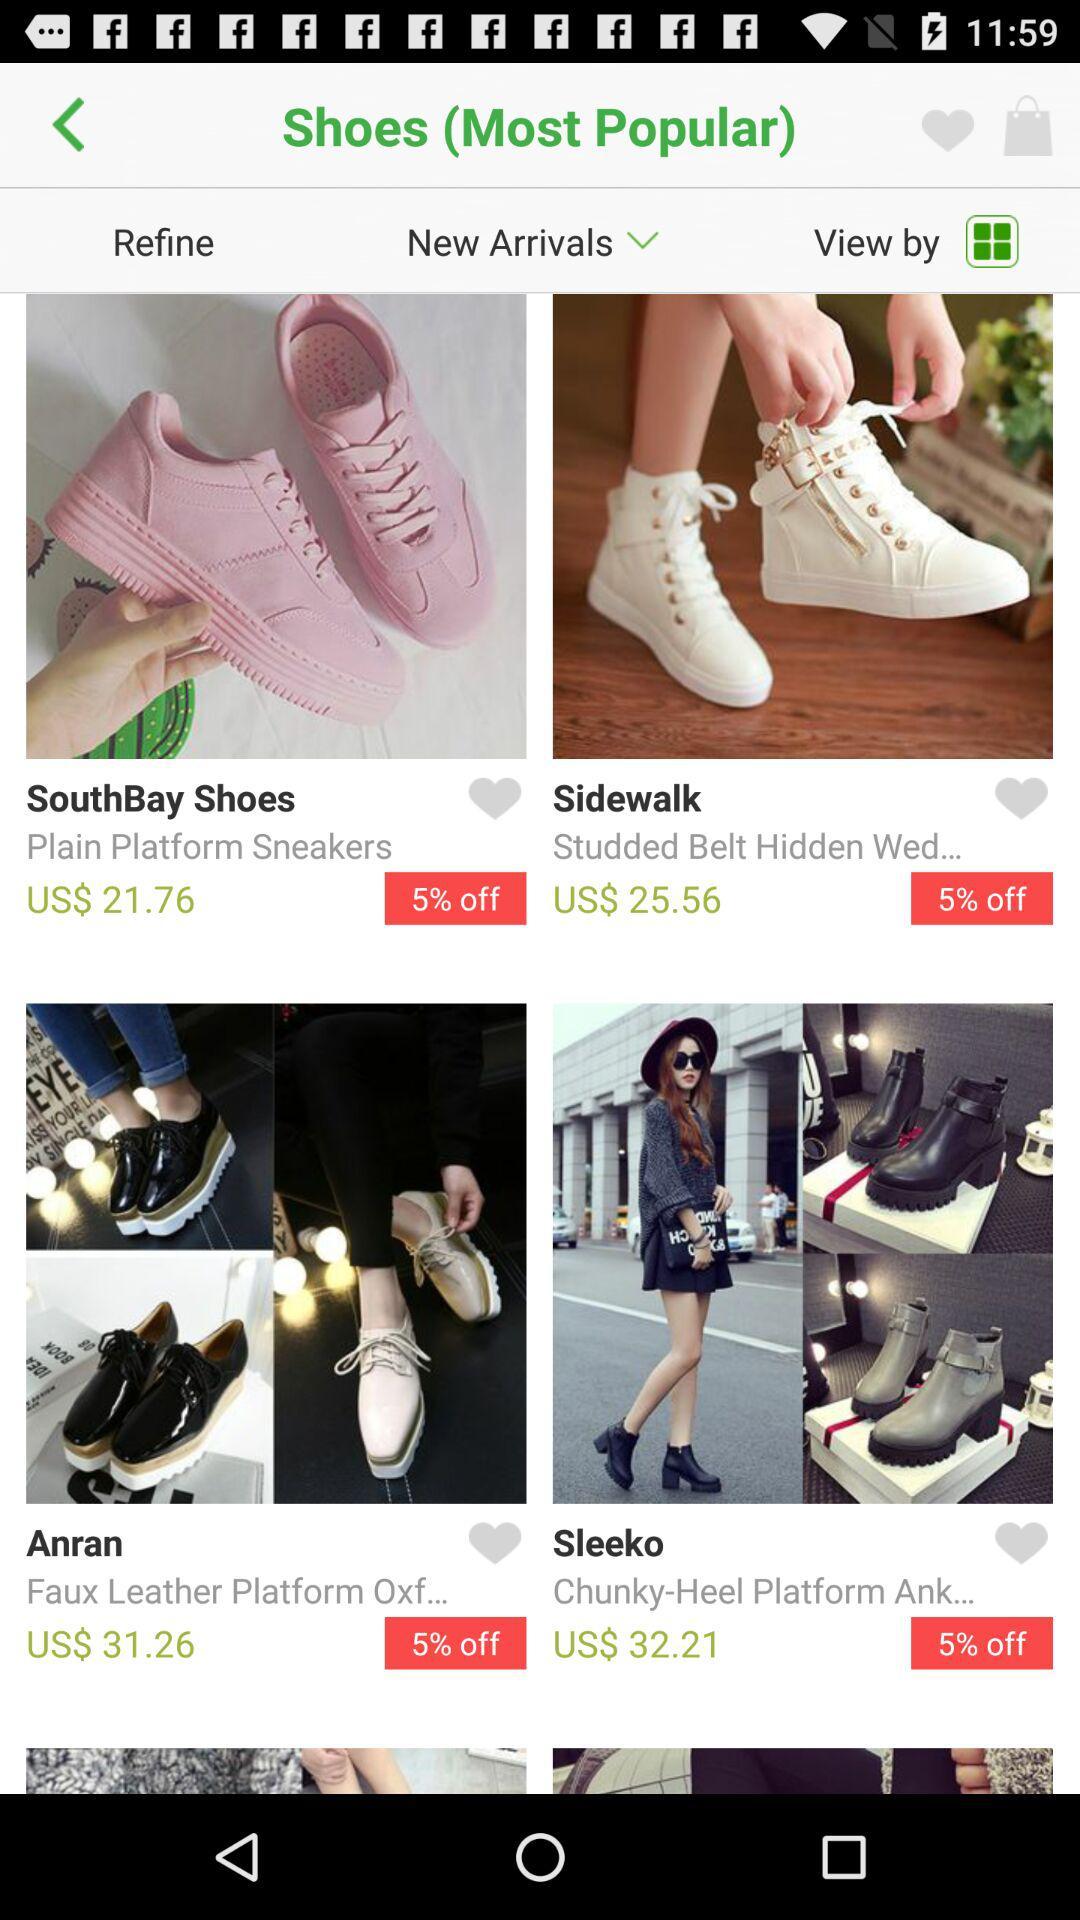 The image size is (1080, 1920). I want to click on move back, so click(73, 124).